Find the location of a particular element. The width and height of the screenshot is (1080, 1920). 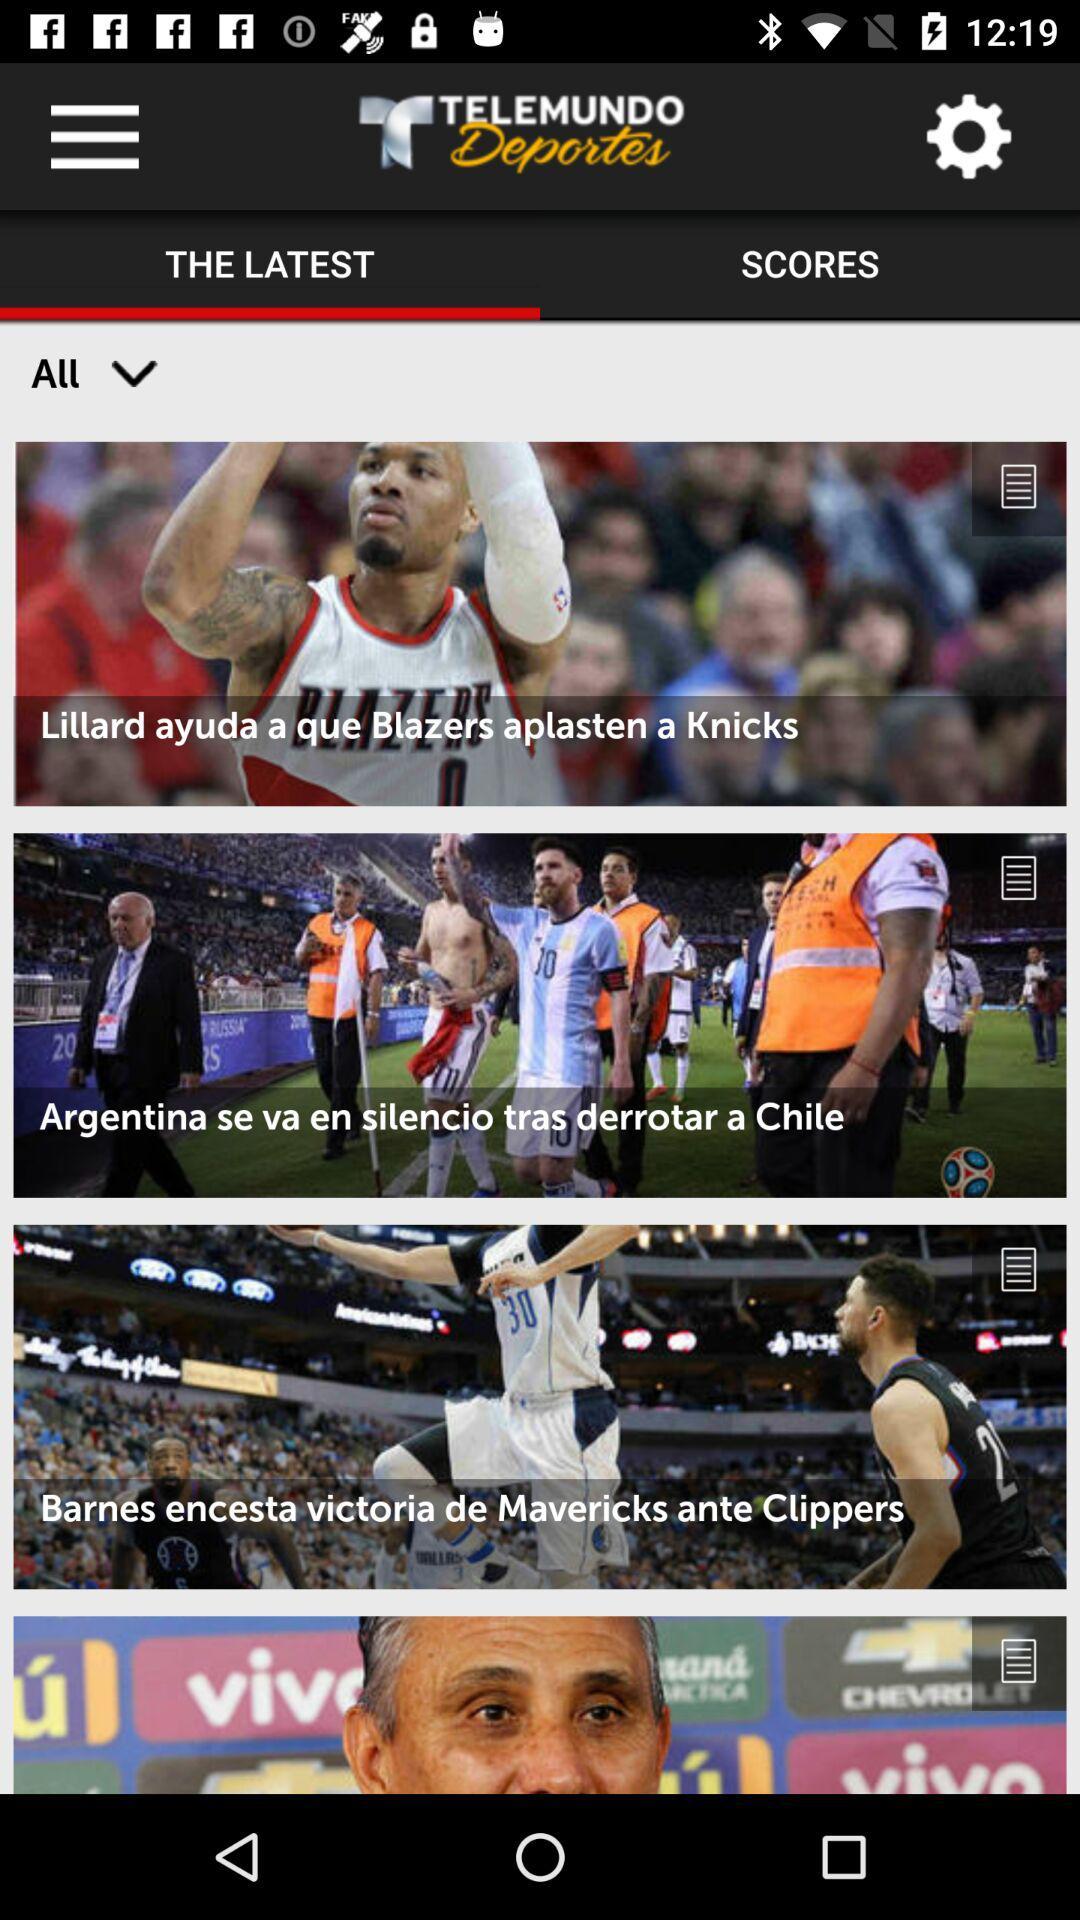

the icon above the the latest icon is located at coordinates (522, 135).